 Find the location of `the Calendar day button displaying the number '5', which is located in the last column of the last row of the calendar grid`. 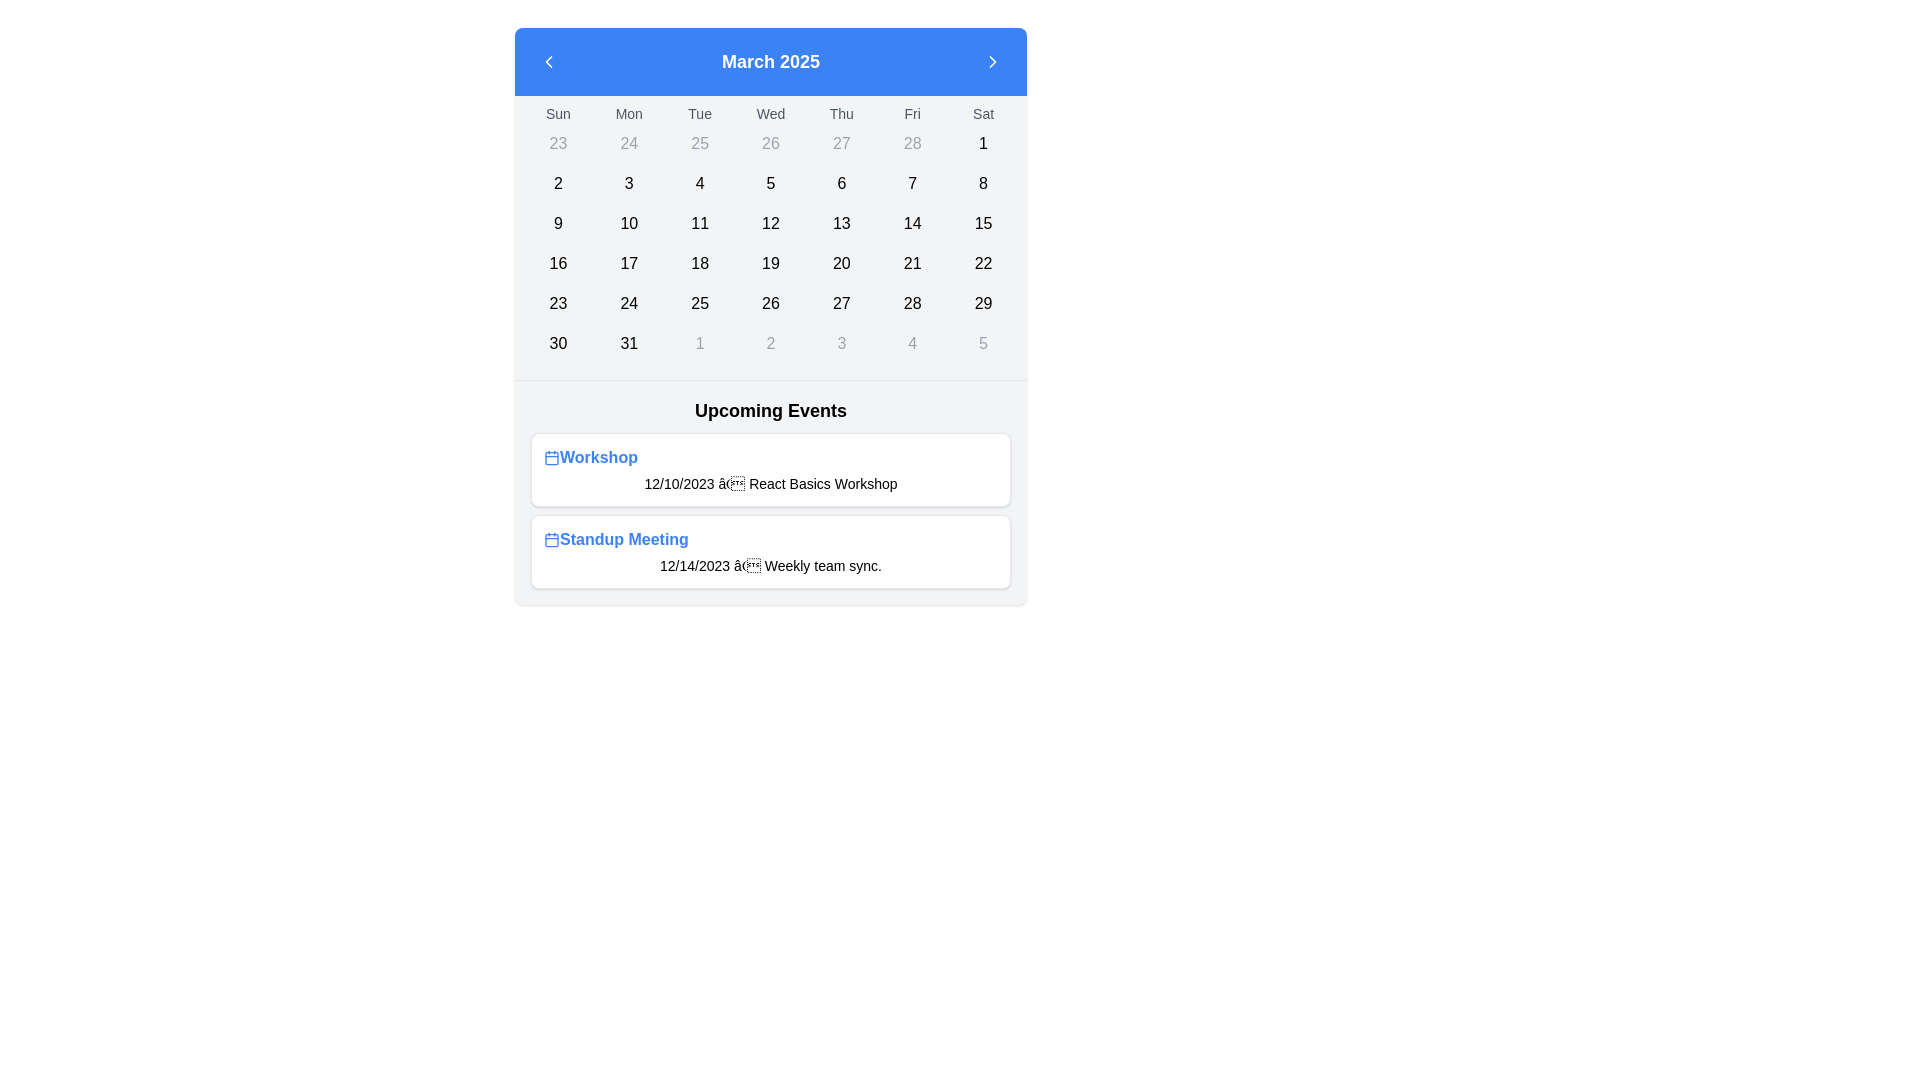

the Calendar day button displaying the number '5', which is located in the last column of the last row of the calendar grid is located at coordinates (983, 342).